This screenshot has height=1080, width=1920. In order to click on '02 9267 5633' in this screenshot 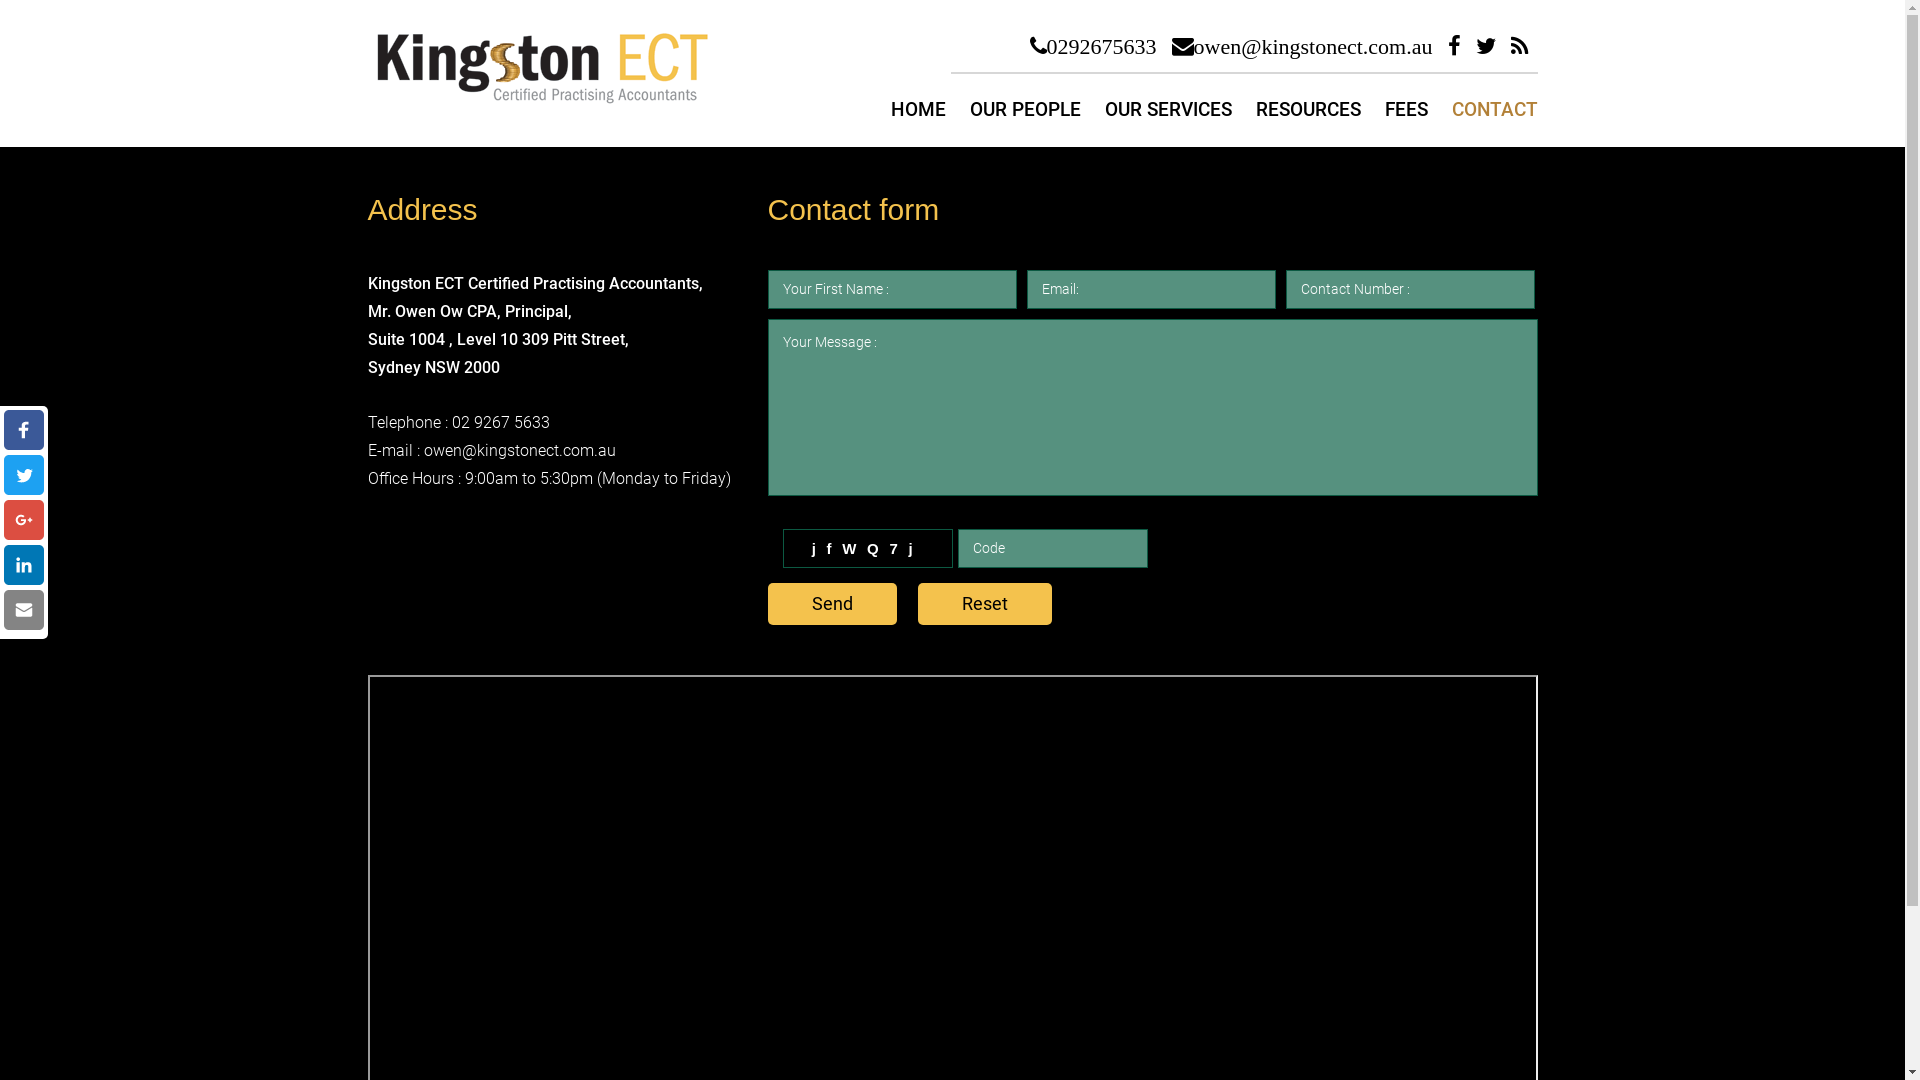, I will do `click(500, 421)`.